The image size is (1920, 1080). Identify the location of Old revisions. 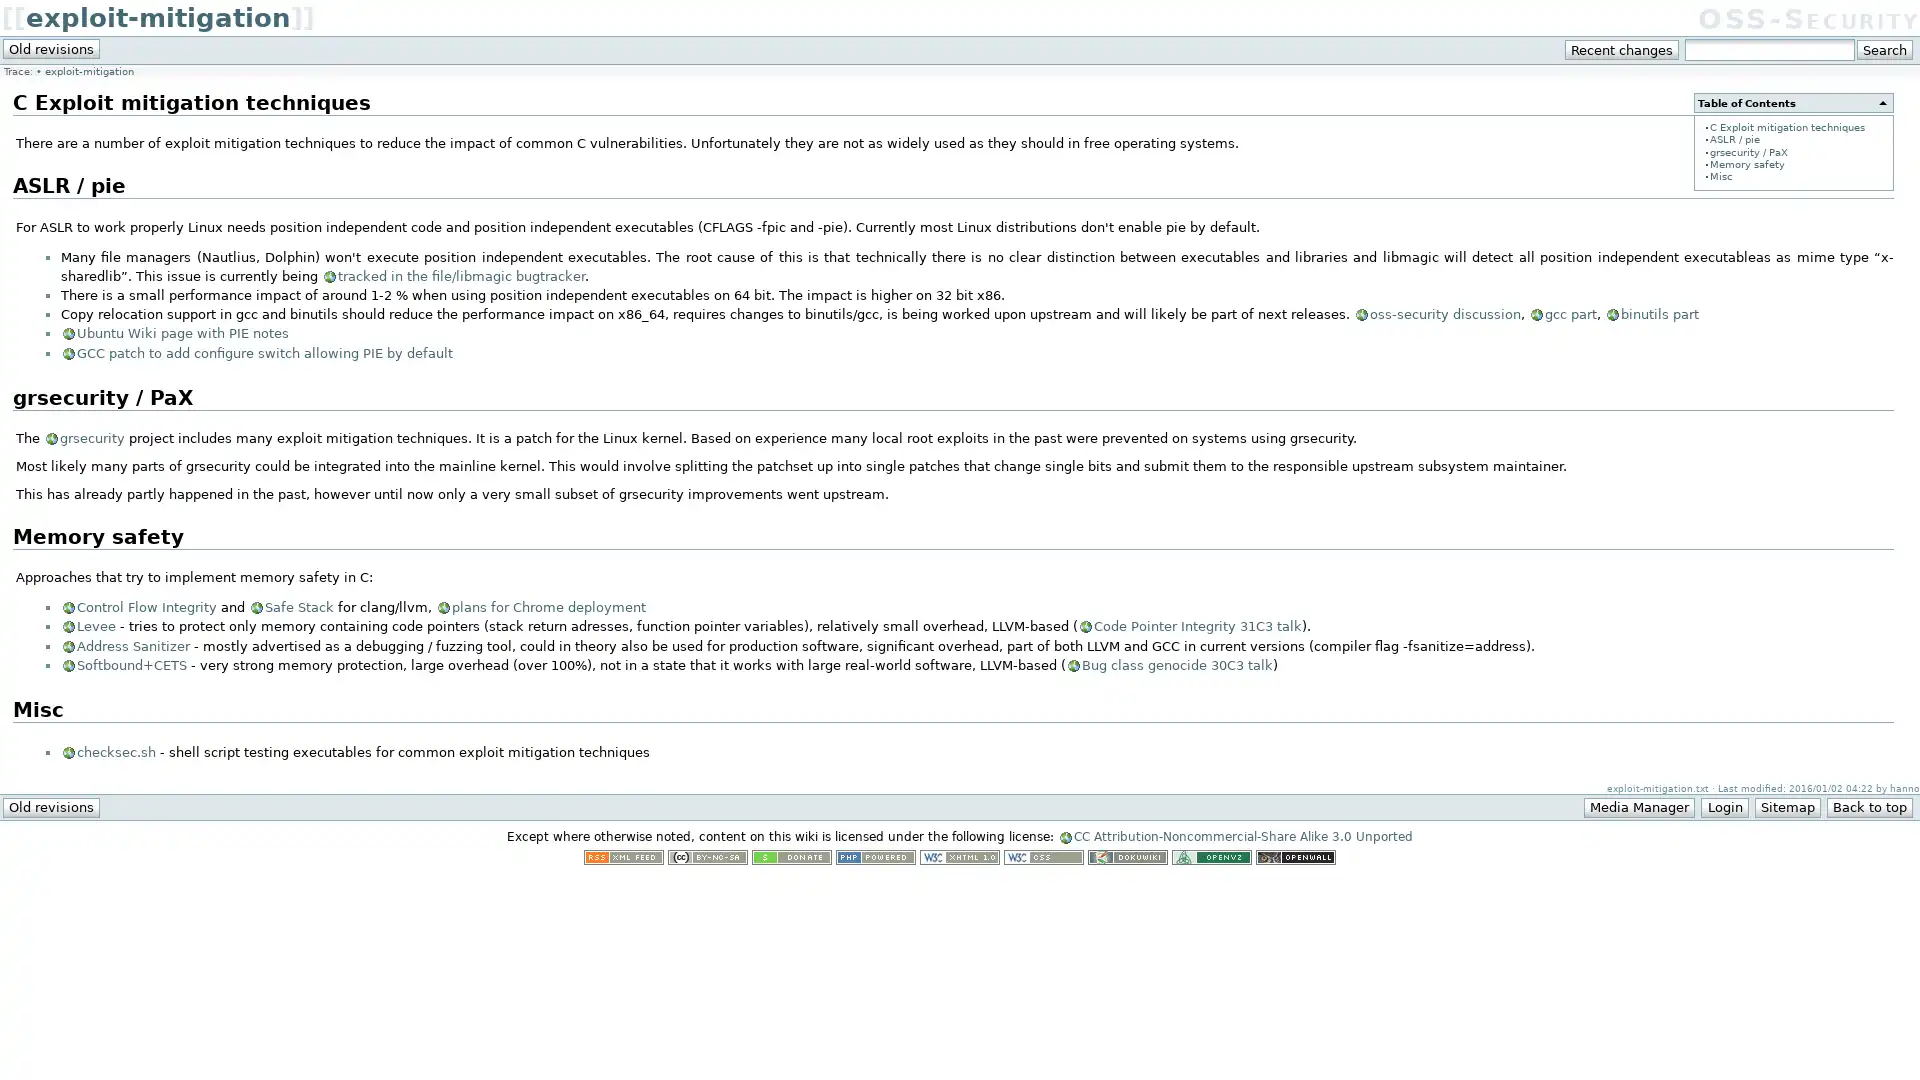
(51, 48).